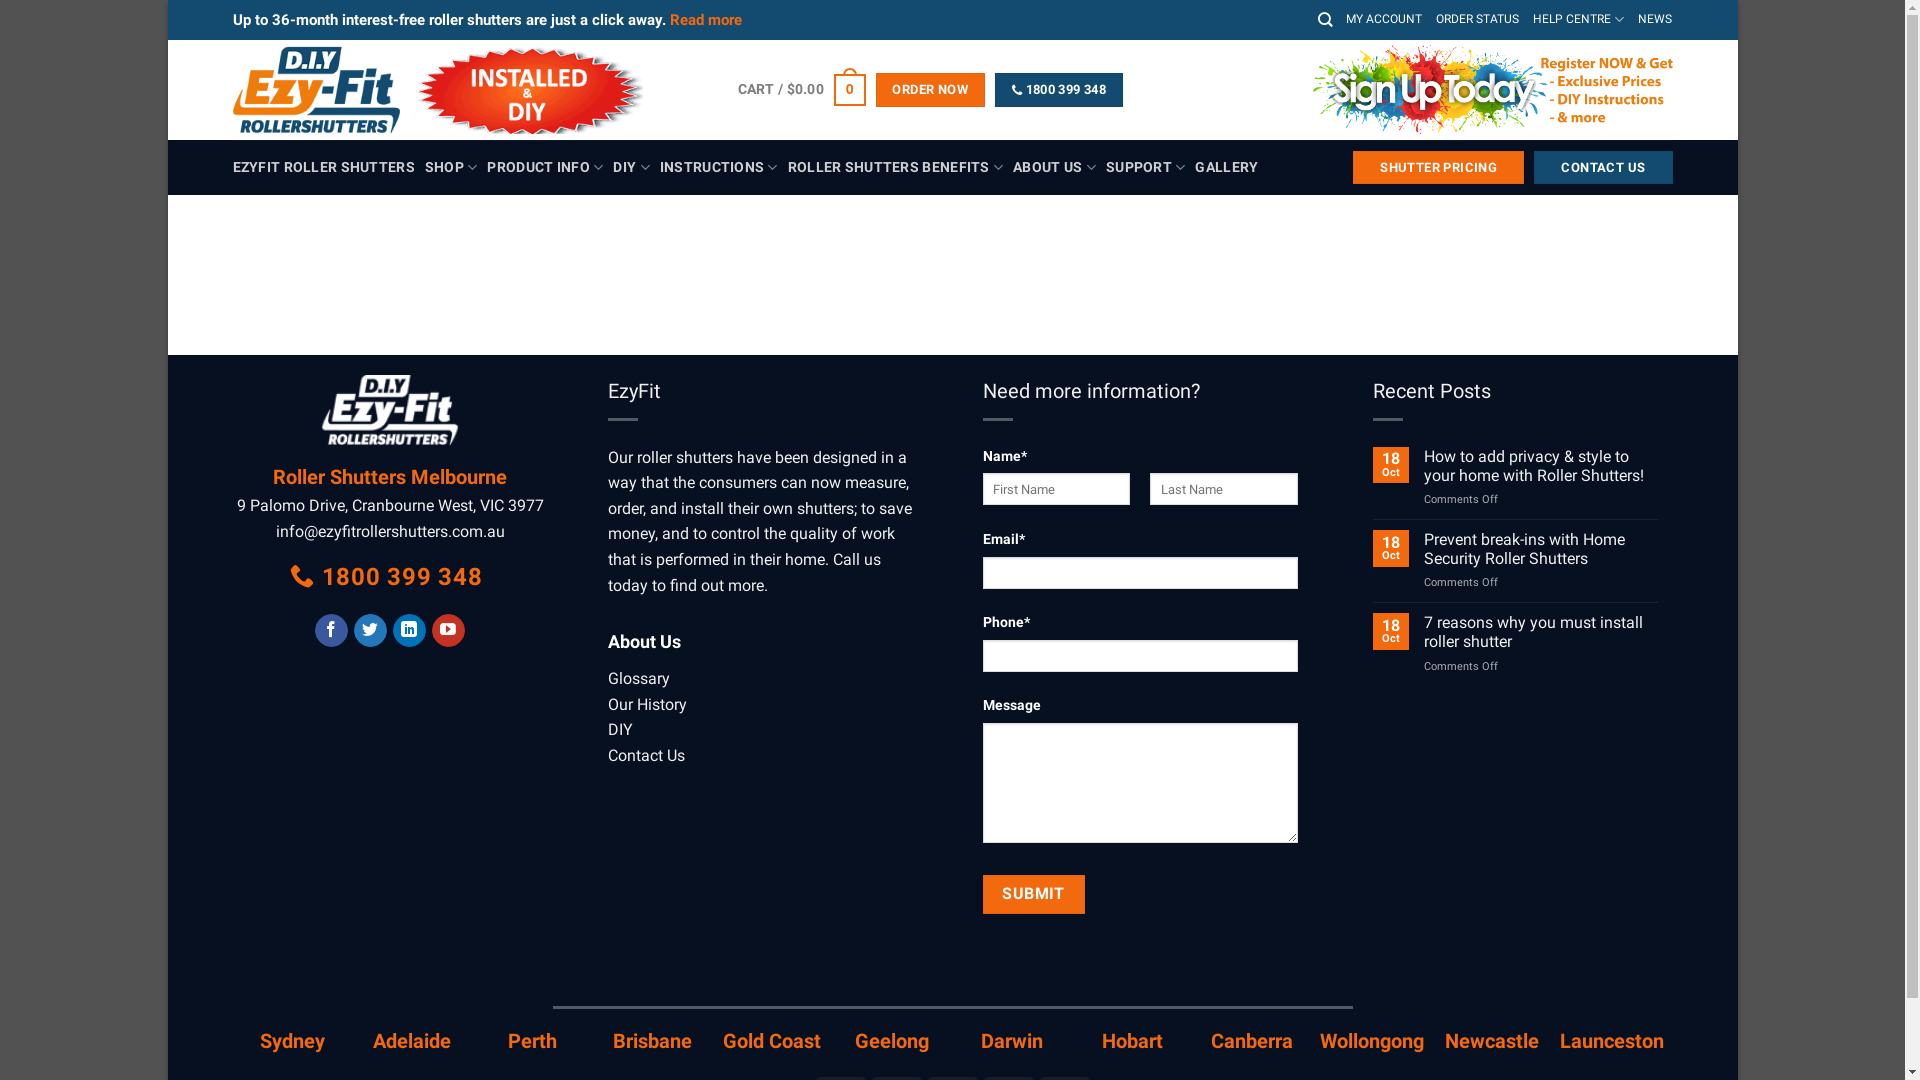 Image resolution: width=1920 pixels, height=1080 pixels. I want to click on 'SHUTTER PRICING', so click(1437, 167).